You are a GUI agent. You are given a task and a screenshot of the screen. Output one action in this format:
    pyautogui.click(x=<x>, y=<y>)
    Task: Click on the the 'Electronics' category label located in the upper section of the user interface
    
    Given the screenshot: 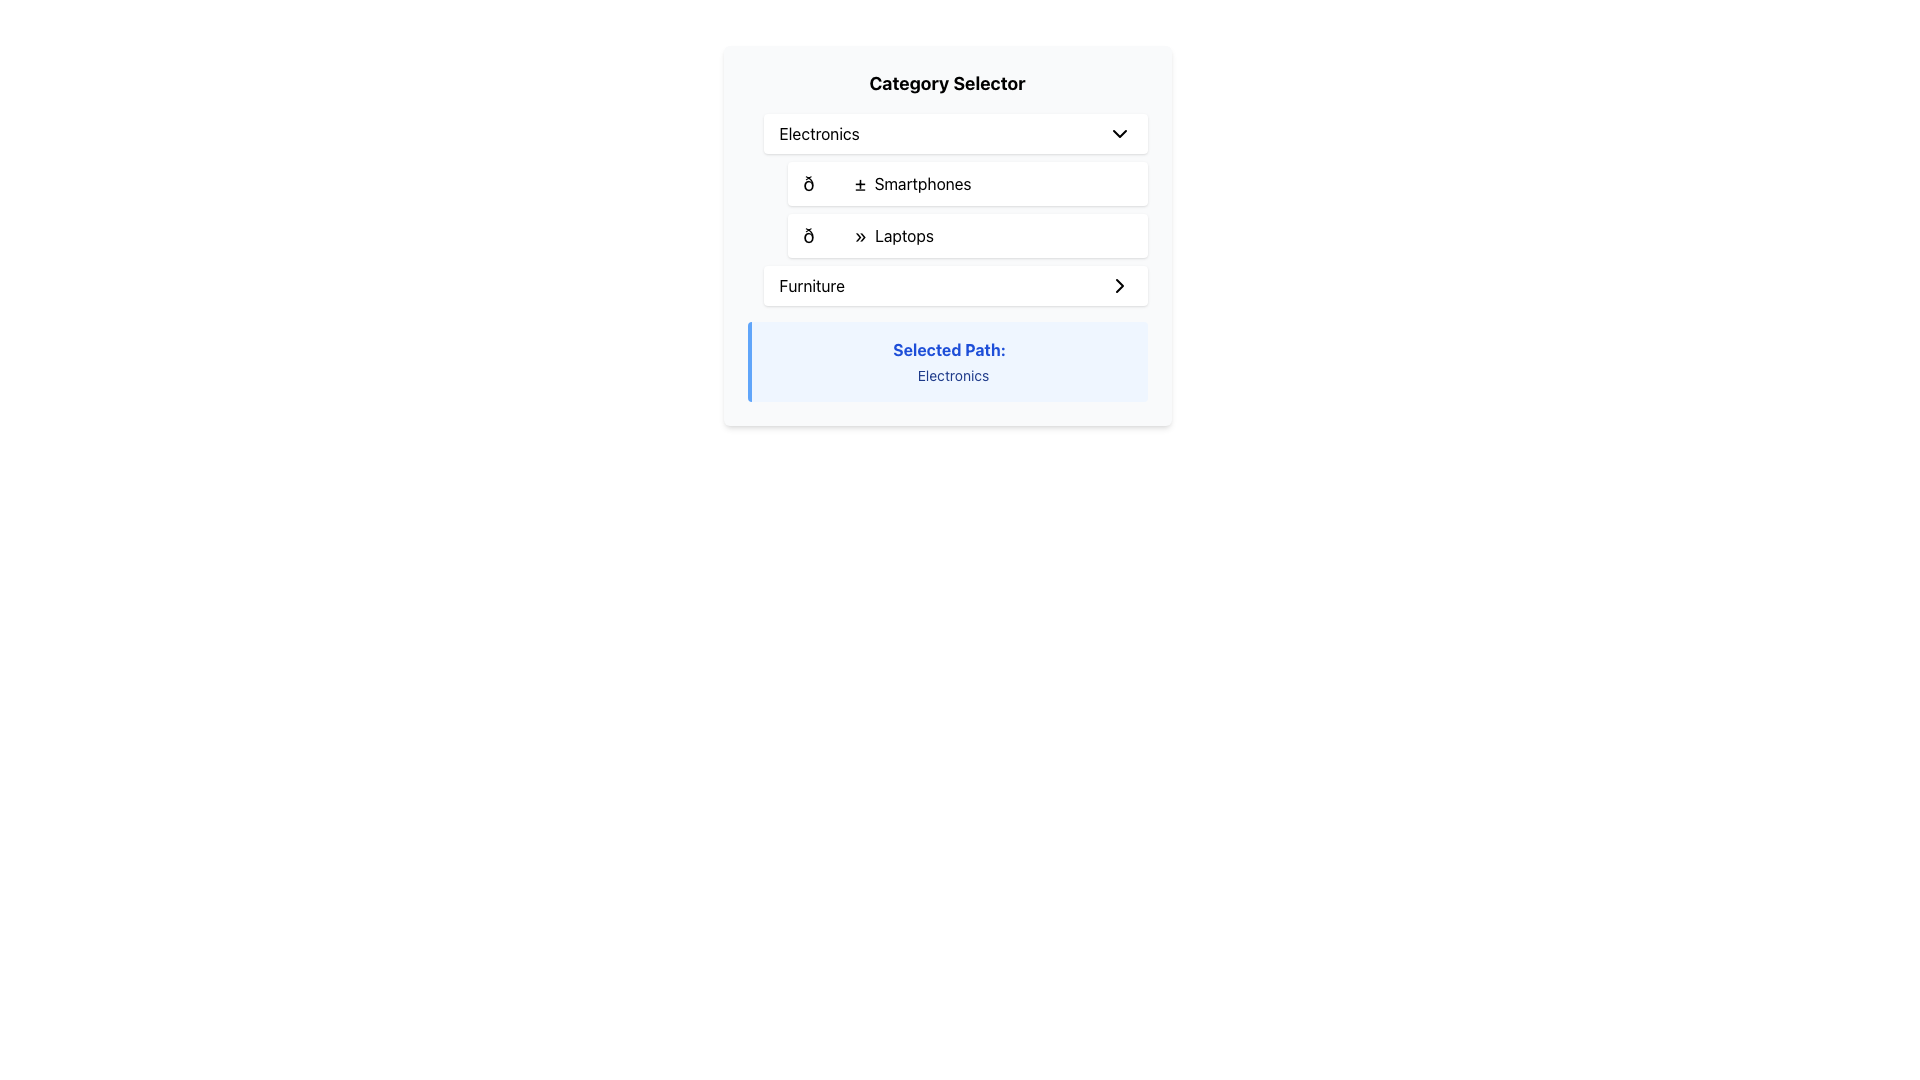 What is the action you would take?
    pyautogui.click(x=819, y=134)
    